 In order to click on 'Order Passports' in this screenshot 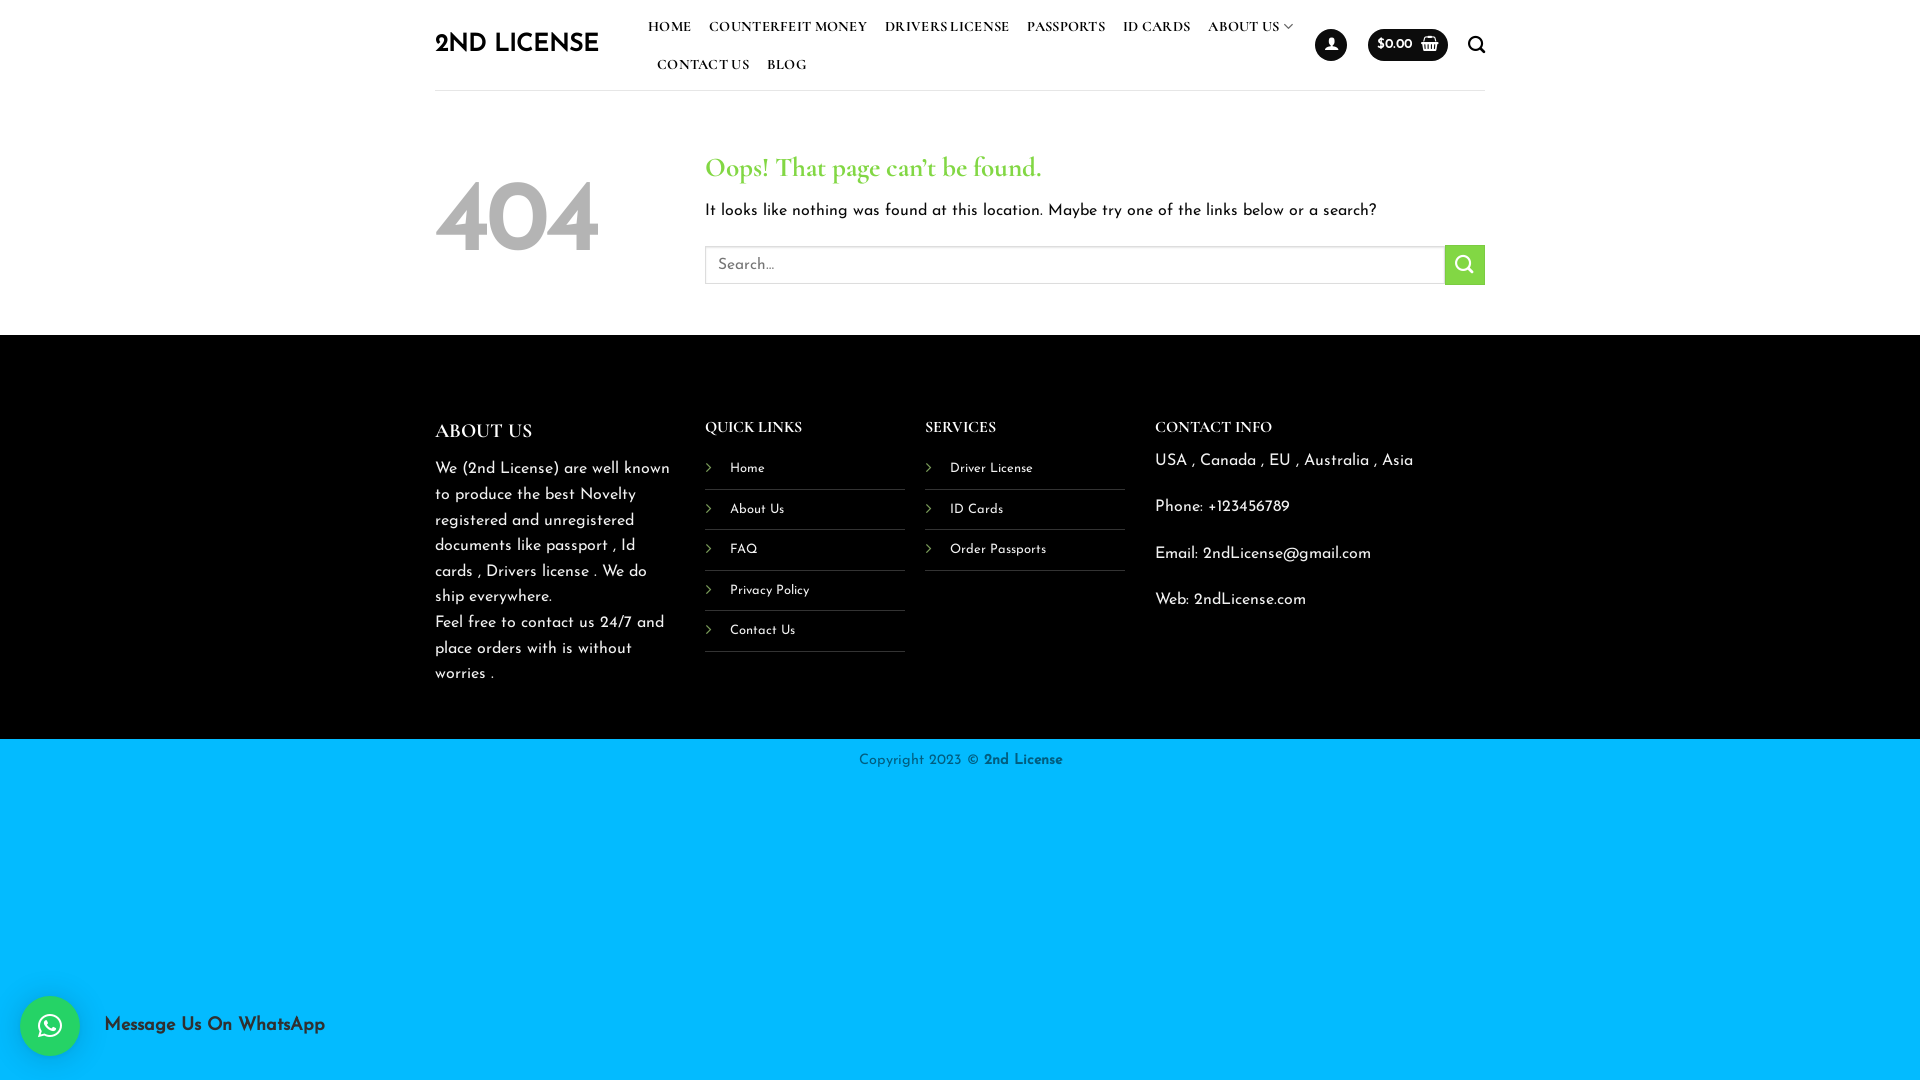, I will do `click(998, 548)`.